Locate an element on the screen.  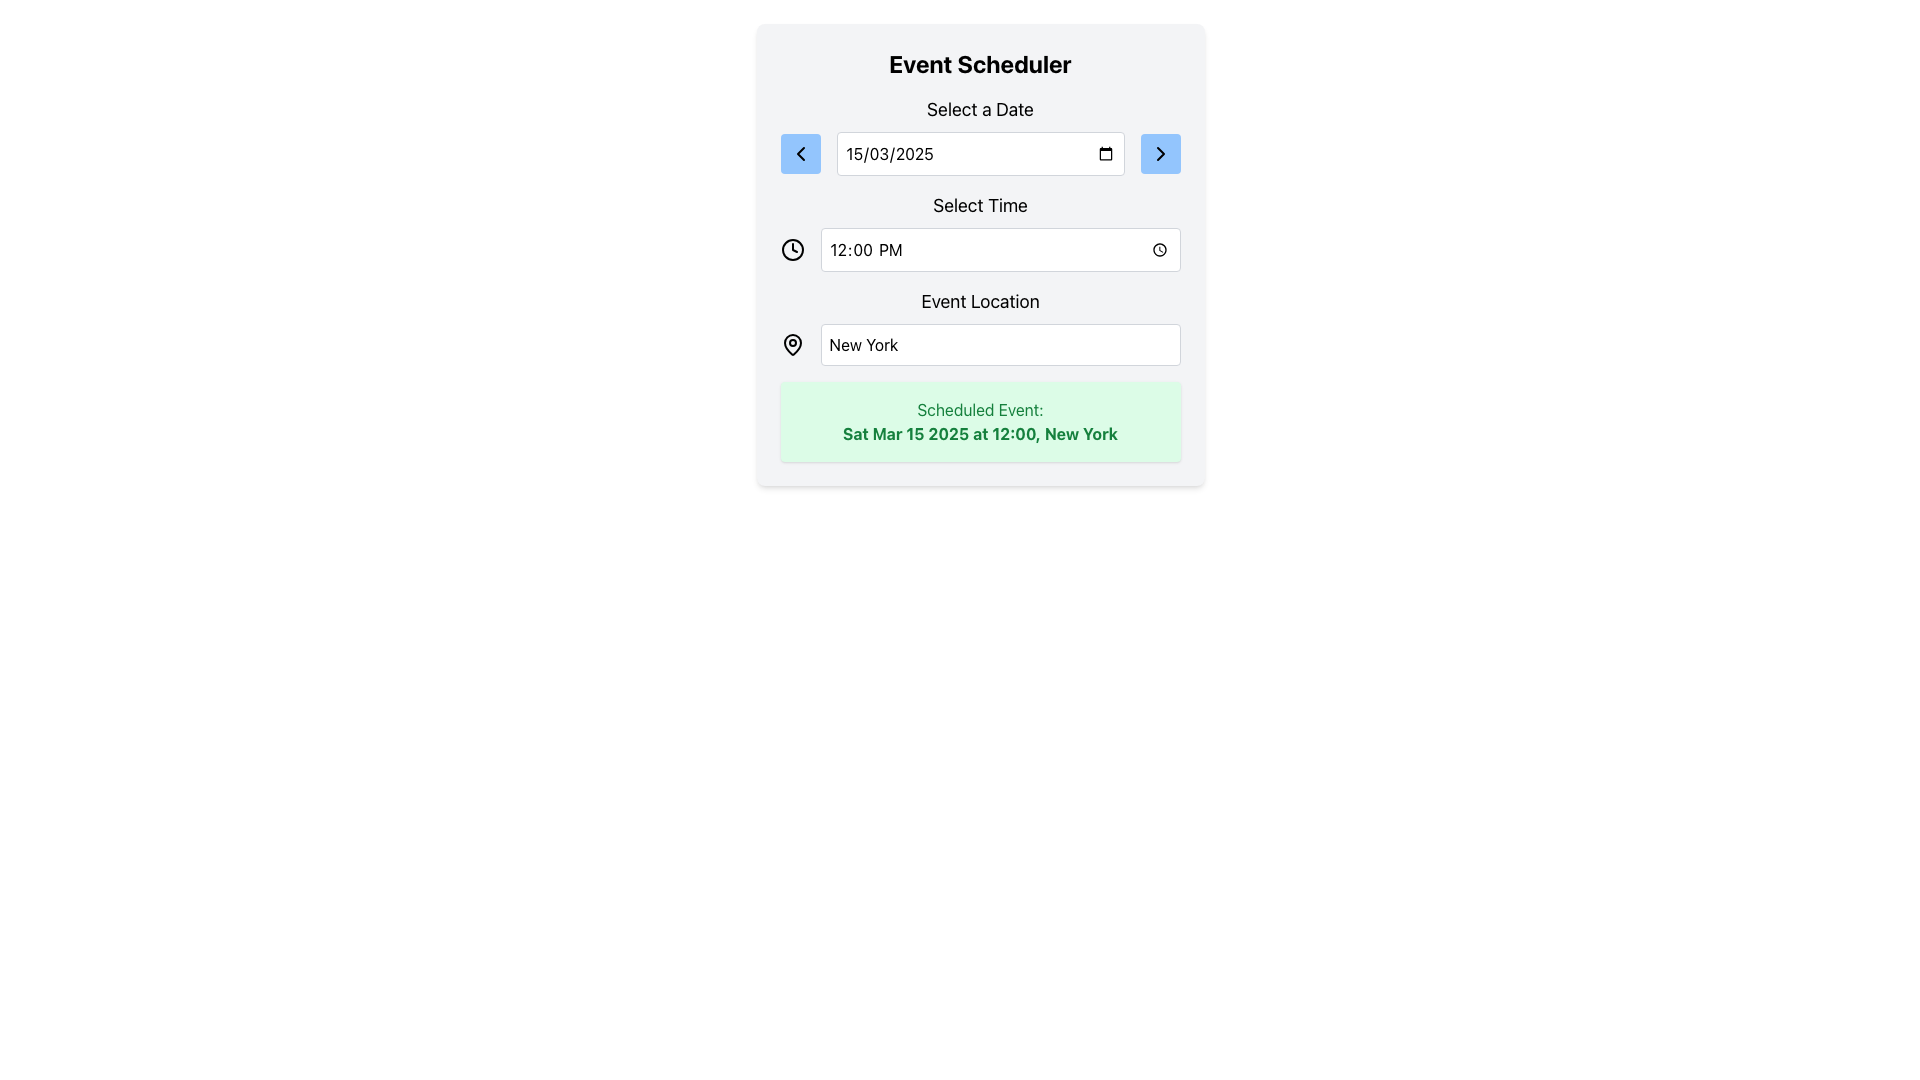
the left-facing Chevron Icon located inside a blue button is located at coordinates (800, 153).